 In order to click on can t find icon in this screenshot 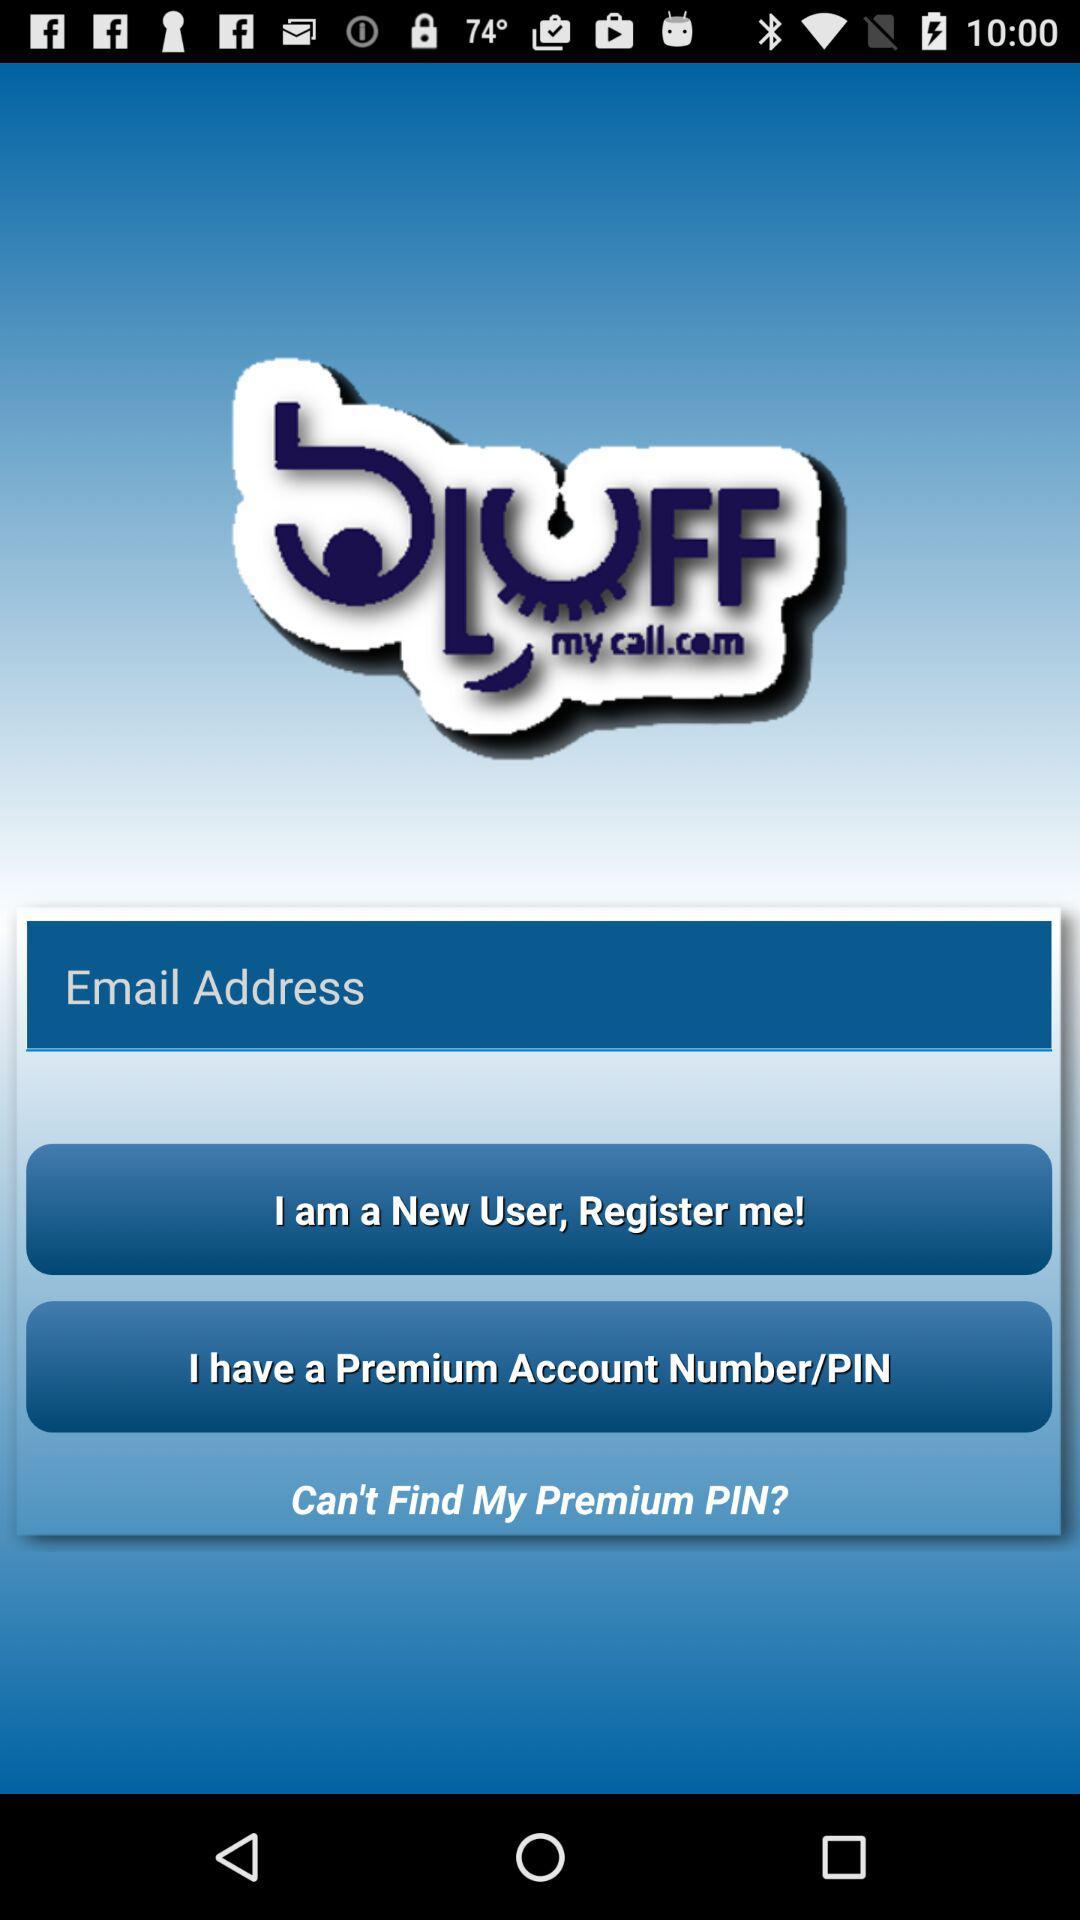, I will do `click(538, 1498)`.